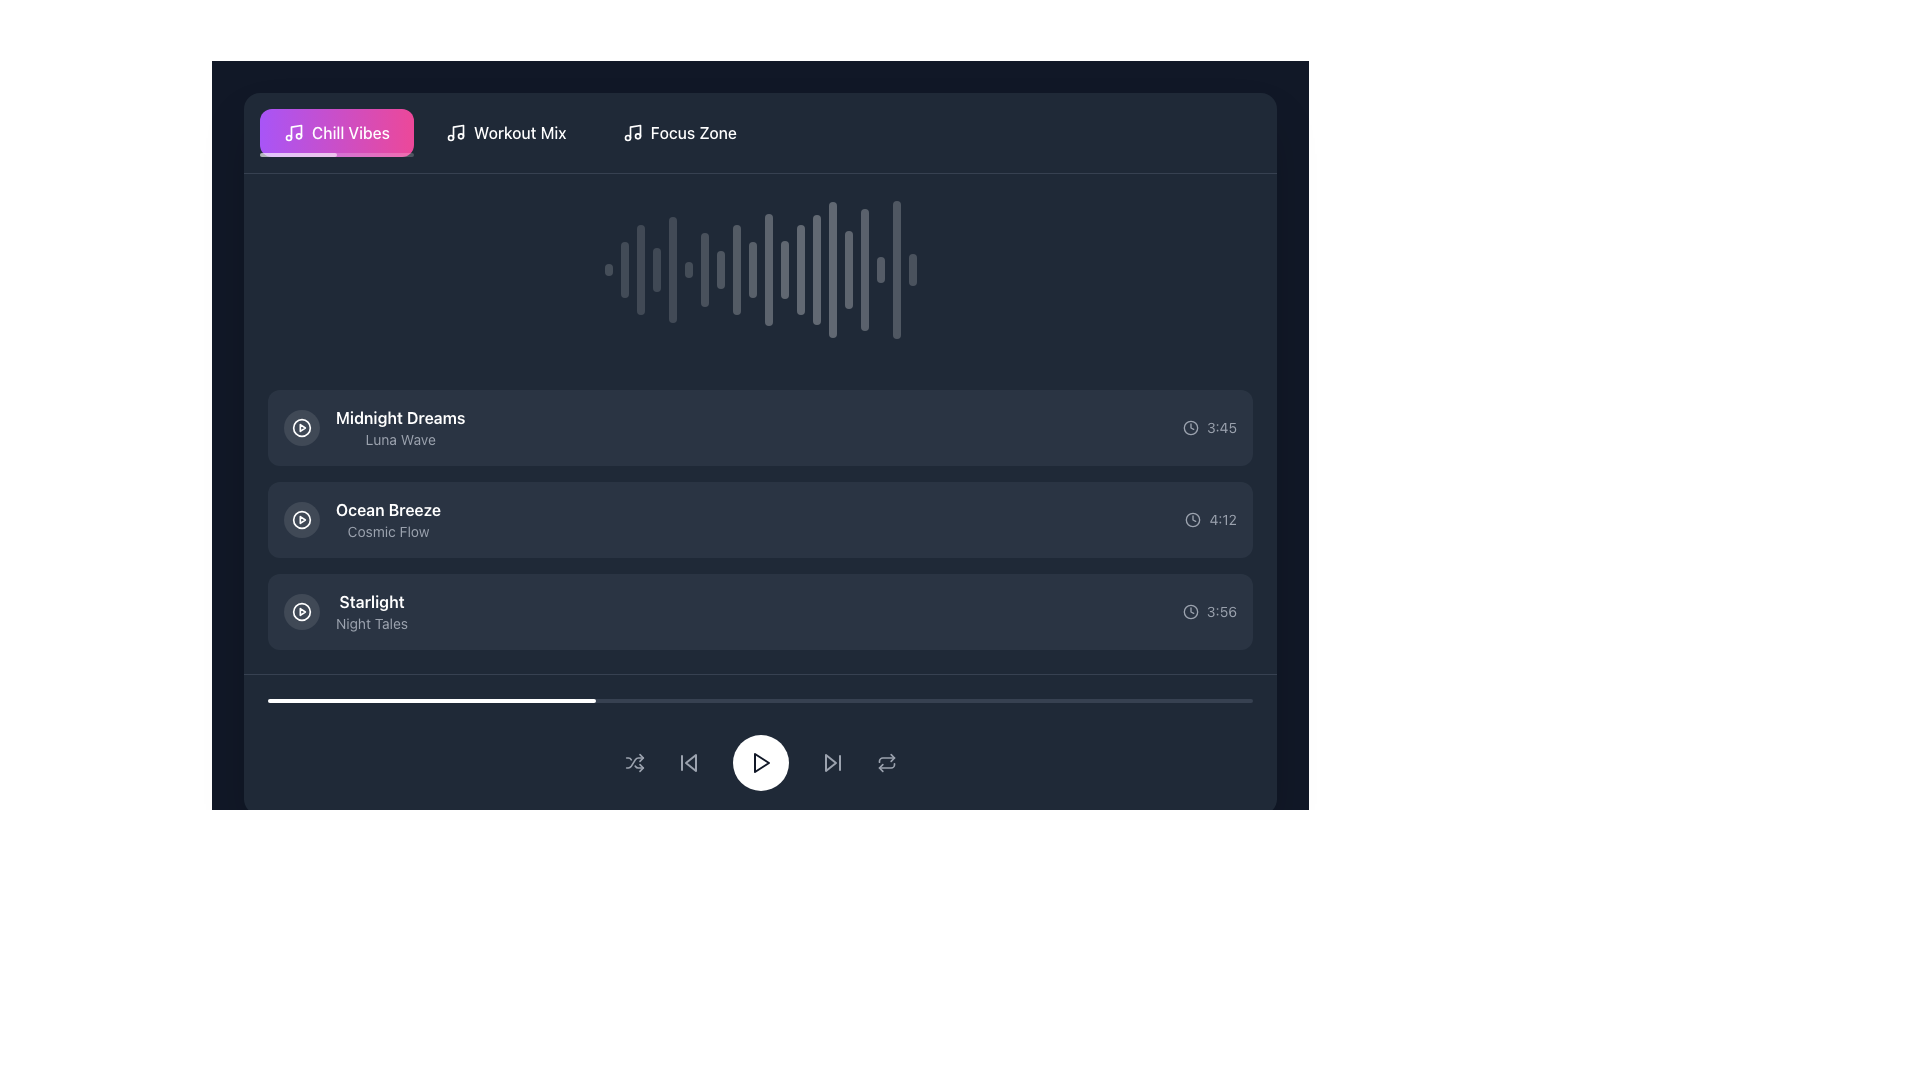 The image size is (1920, 1080). What do you see at coordinates (292, 132) in the screenshot?
I see `the 'Chill Vibes' tab icon located in the top-left corner of the navigation bar, which serves as a visual identifier for its musical context` at bounding box center [292, 132].